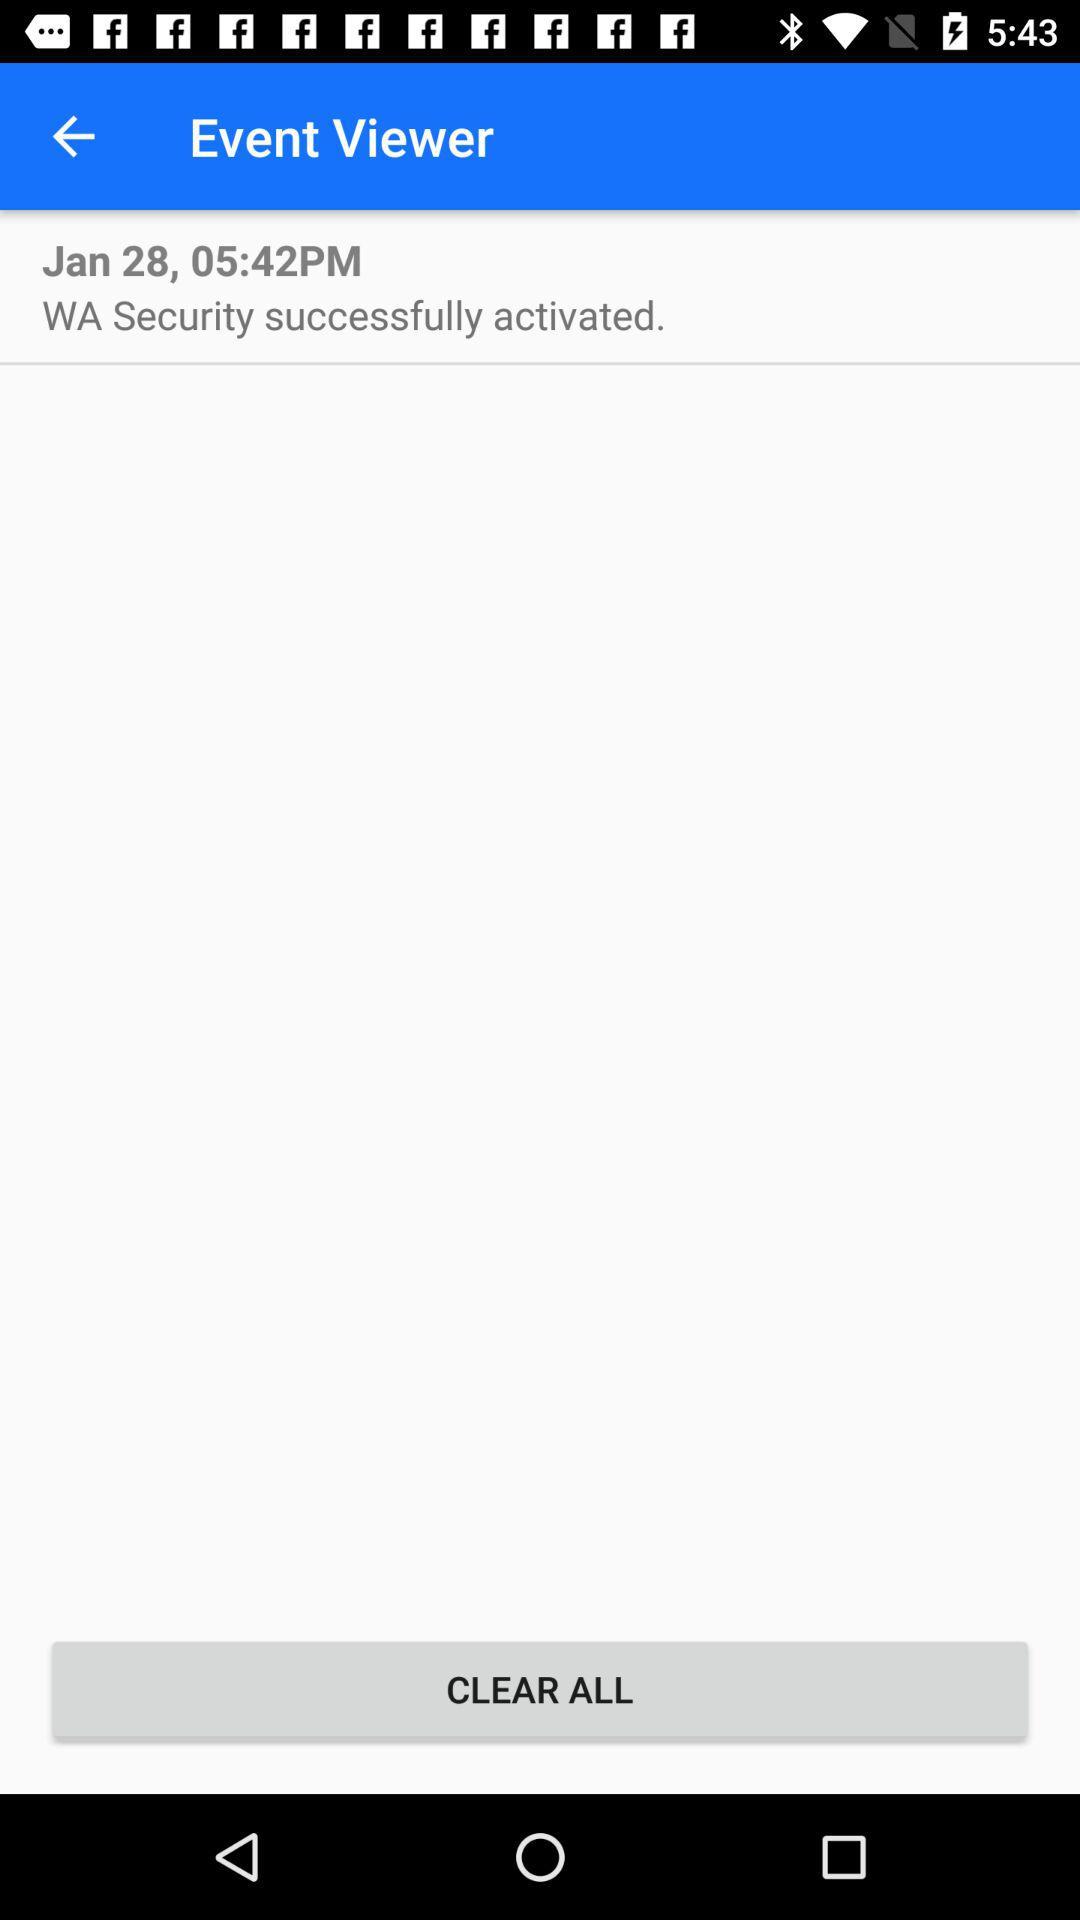 This screenshot has width=1080, height=1920. I want to click on the wa security successfully, so click(353, 313).